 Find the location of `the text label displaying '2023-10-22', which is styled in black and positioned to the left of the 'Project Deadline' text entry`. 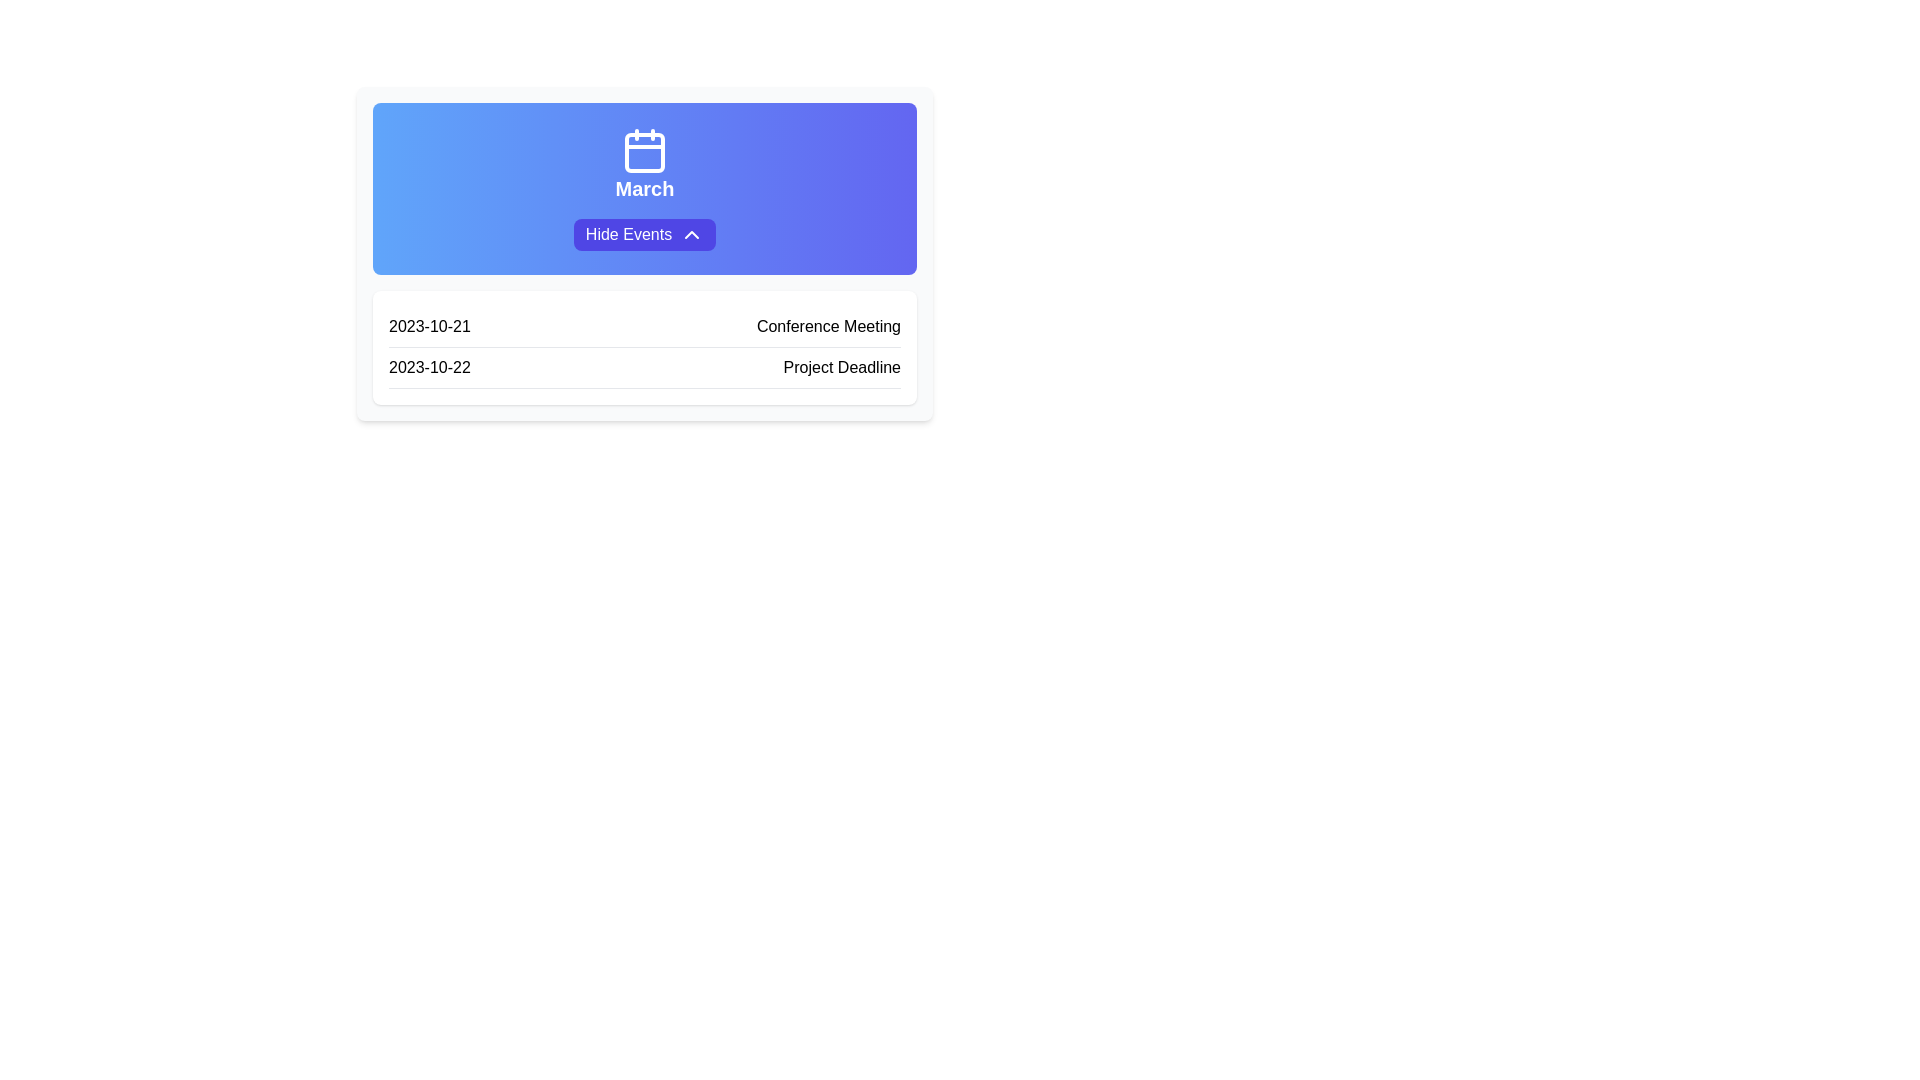

the text label displaying '2023-10-22', which is styled in black and positioned to the left of the 'Project Deadline' text entry is located at coordinates (428, 367).